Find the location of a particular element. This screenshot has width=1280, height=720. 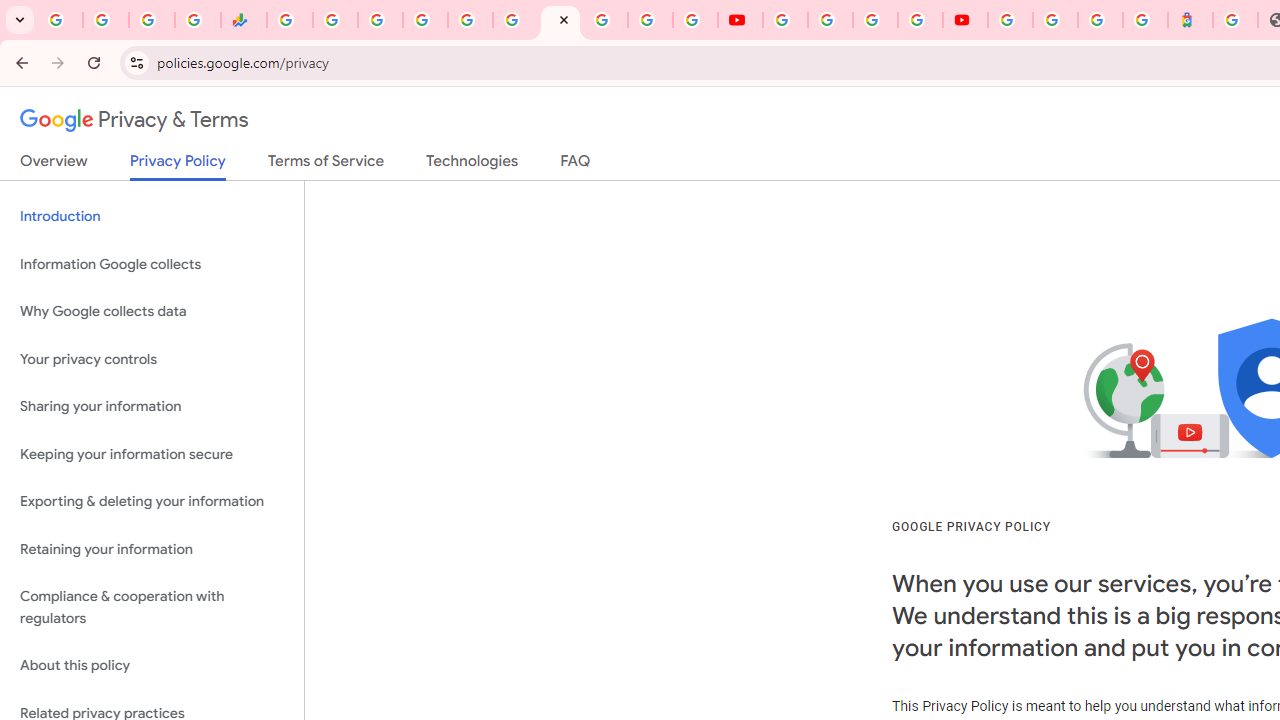

'Why Google collects data' is located at coordinates (151, 312).